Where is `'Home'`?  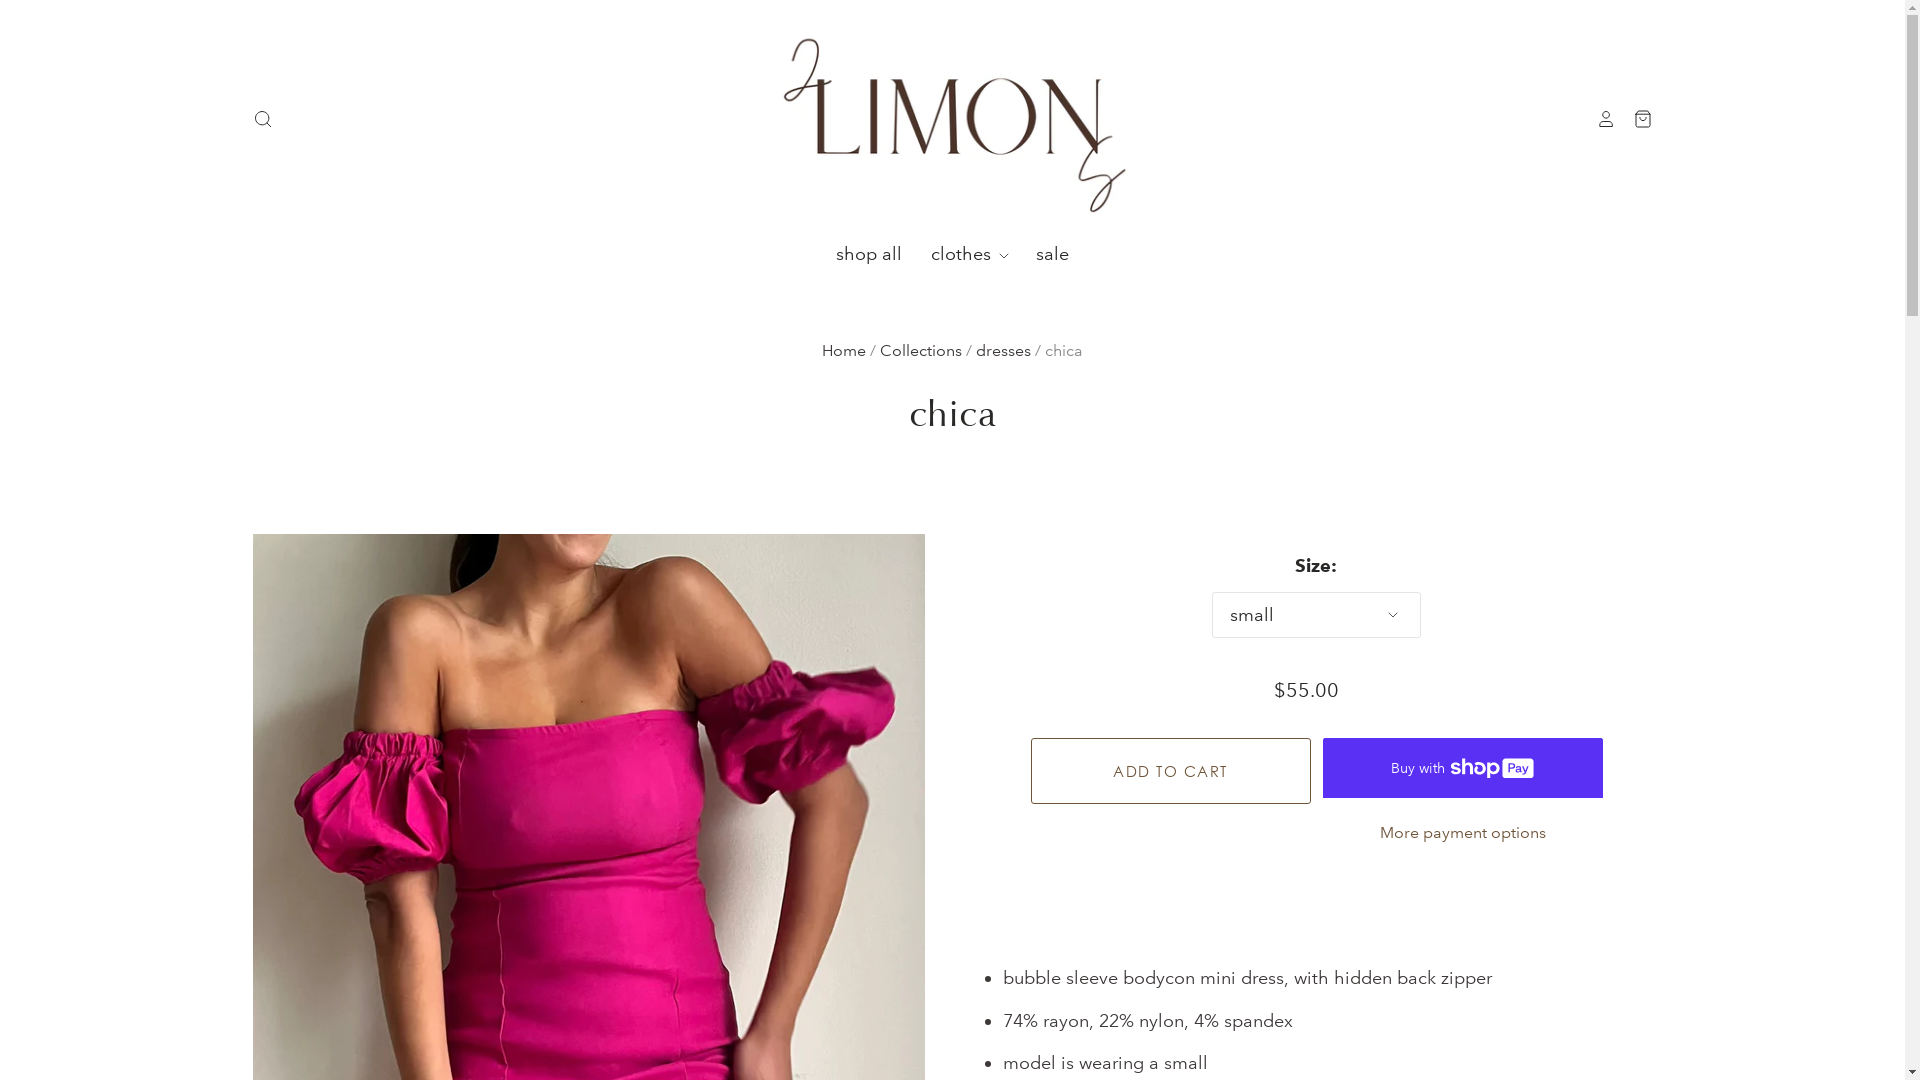
'Home' is located at coordinates (844, 349).